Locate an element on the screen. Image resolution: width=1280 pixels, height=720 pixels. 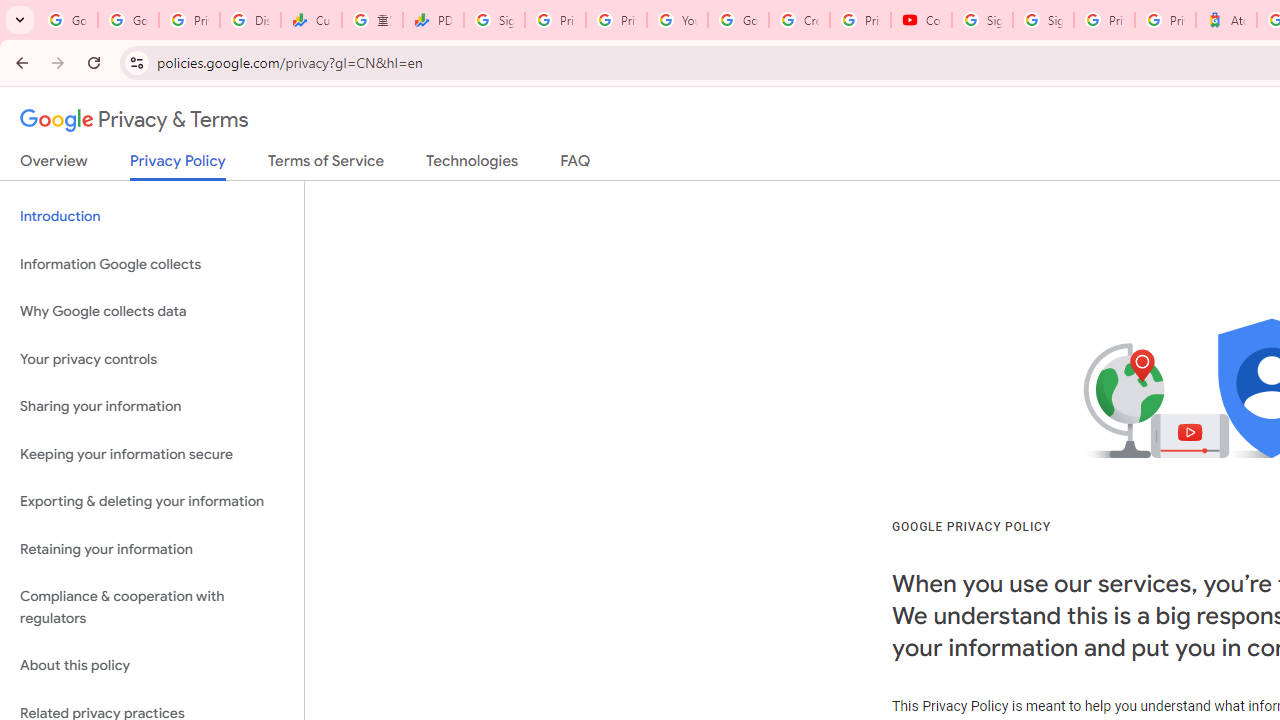
'Sign in - Google Accounts' is located at coordinates (982, 20).